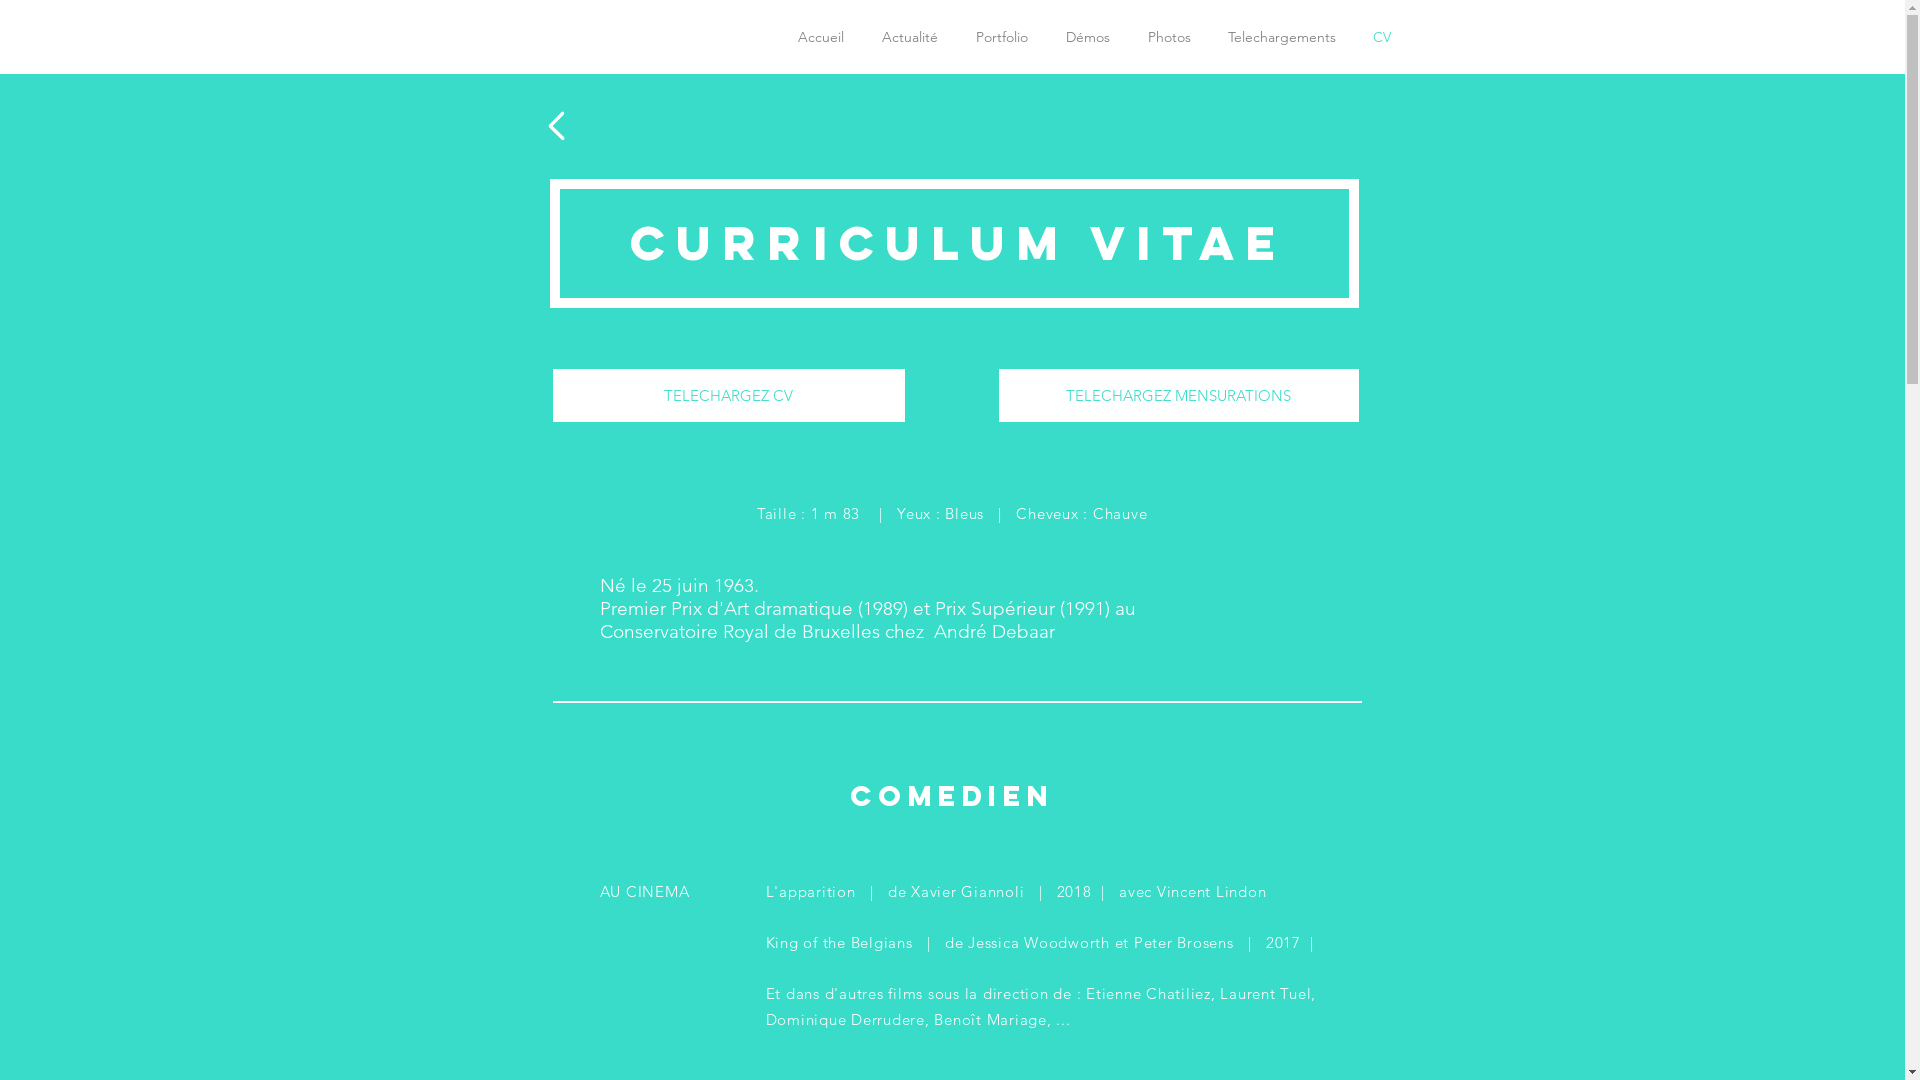 This screenshot has height=1080, width=1920. What do you see at coordinates (998, 395) in the screenshot?
I see `'TELECHARGEZ MENSURATIONS'` at bounding box center [998, 395].